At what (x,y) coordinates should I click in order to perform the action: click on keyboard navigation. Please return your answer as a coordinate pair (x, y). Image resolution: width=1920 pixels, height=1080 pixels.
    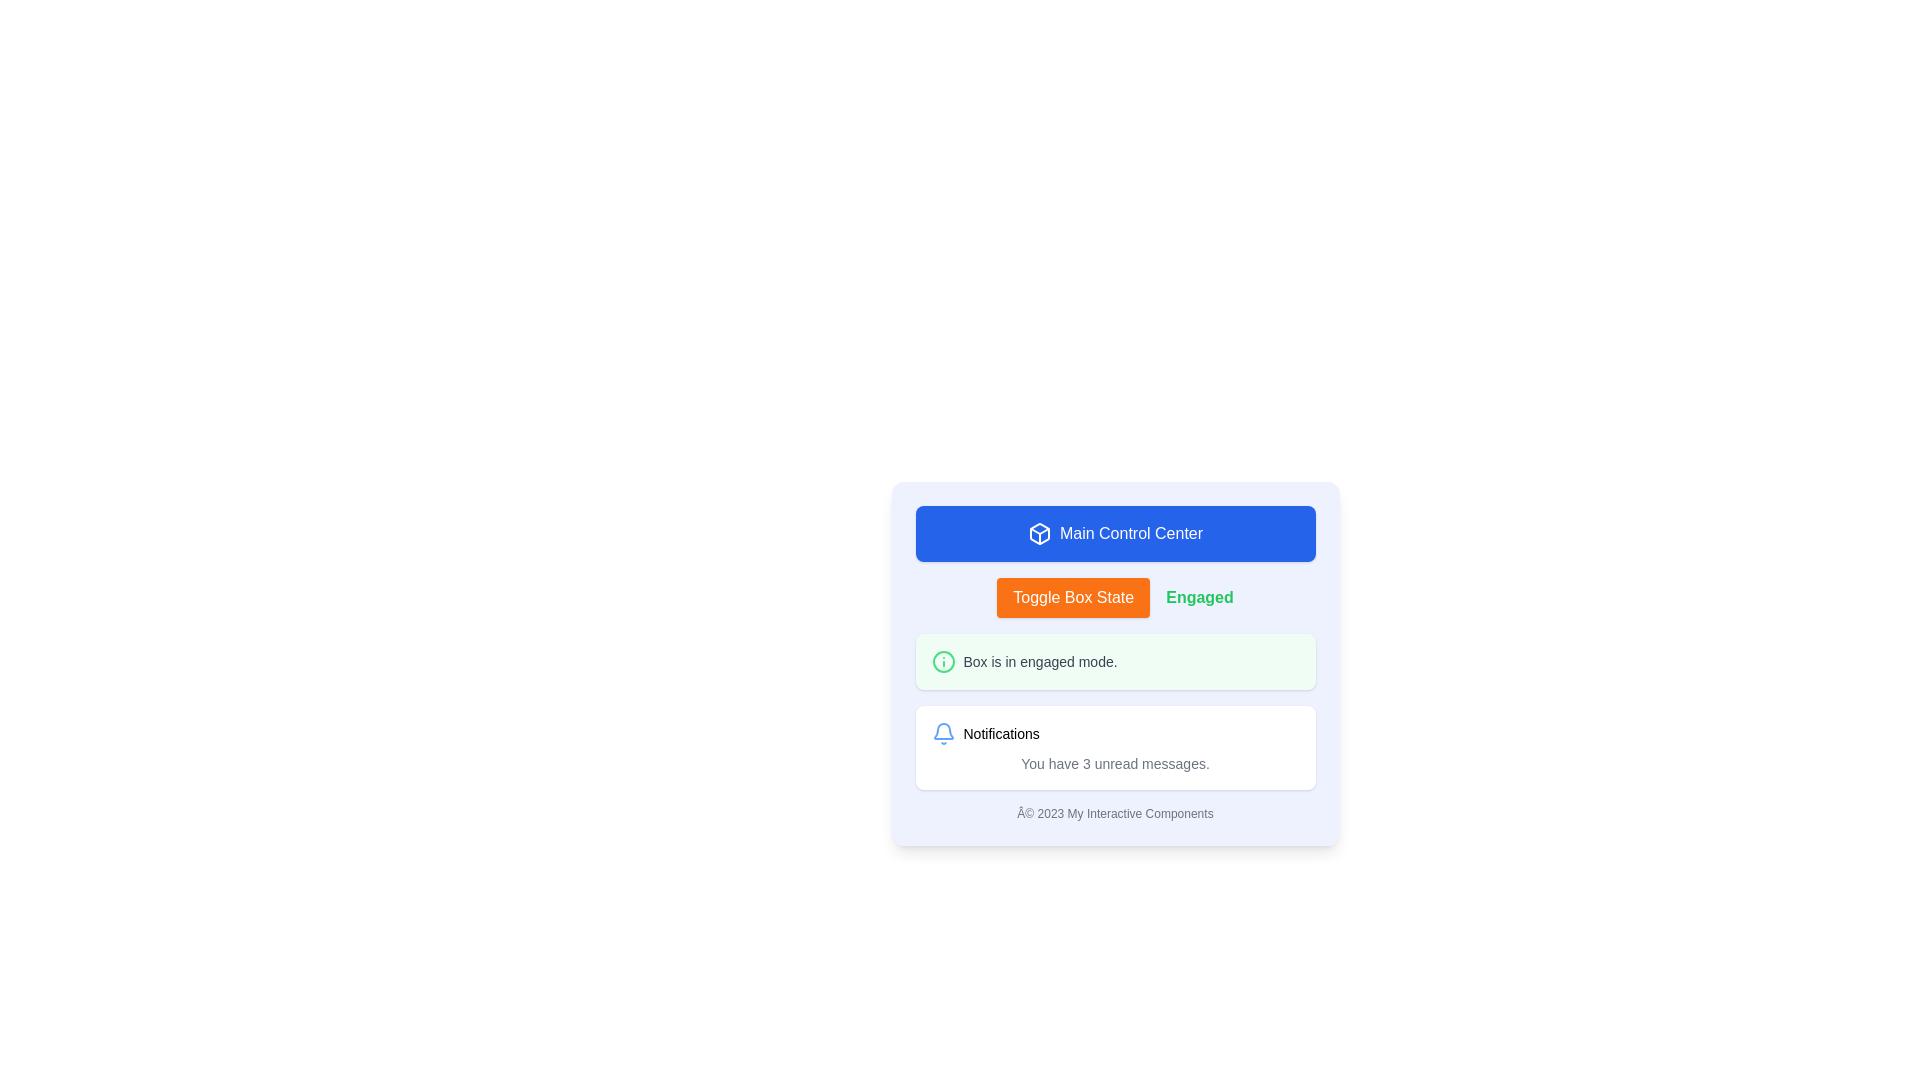
    Looking at the image, I should click on (1072, 596).